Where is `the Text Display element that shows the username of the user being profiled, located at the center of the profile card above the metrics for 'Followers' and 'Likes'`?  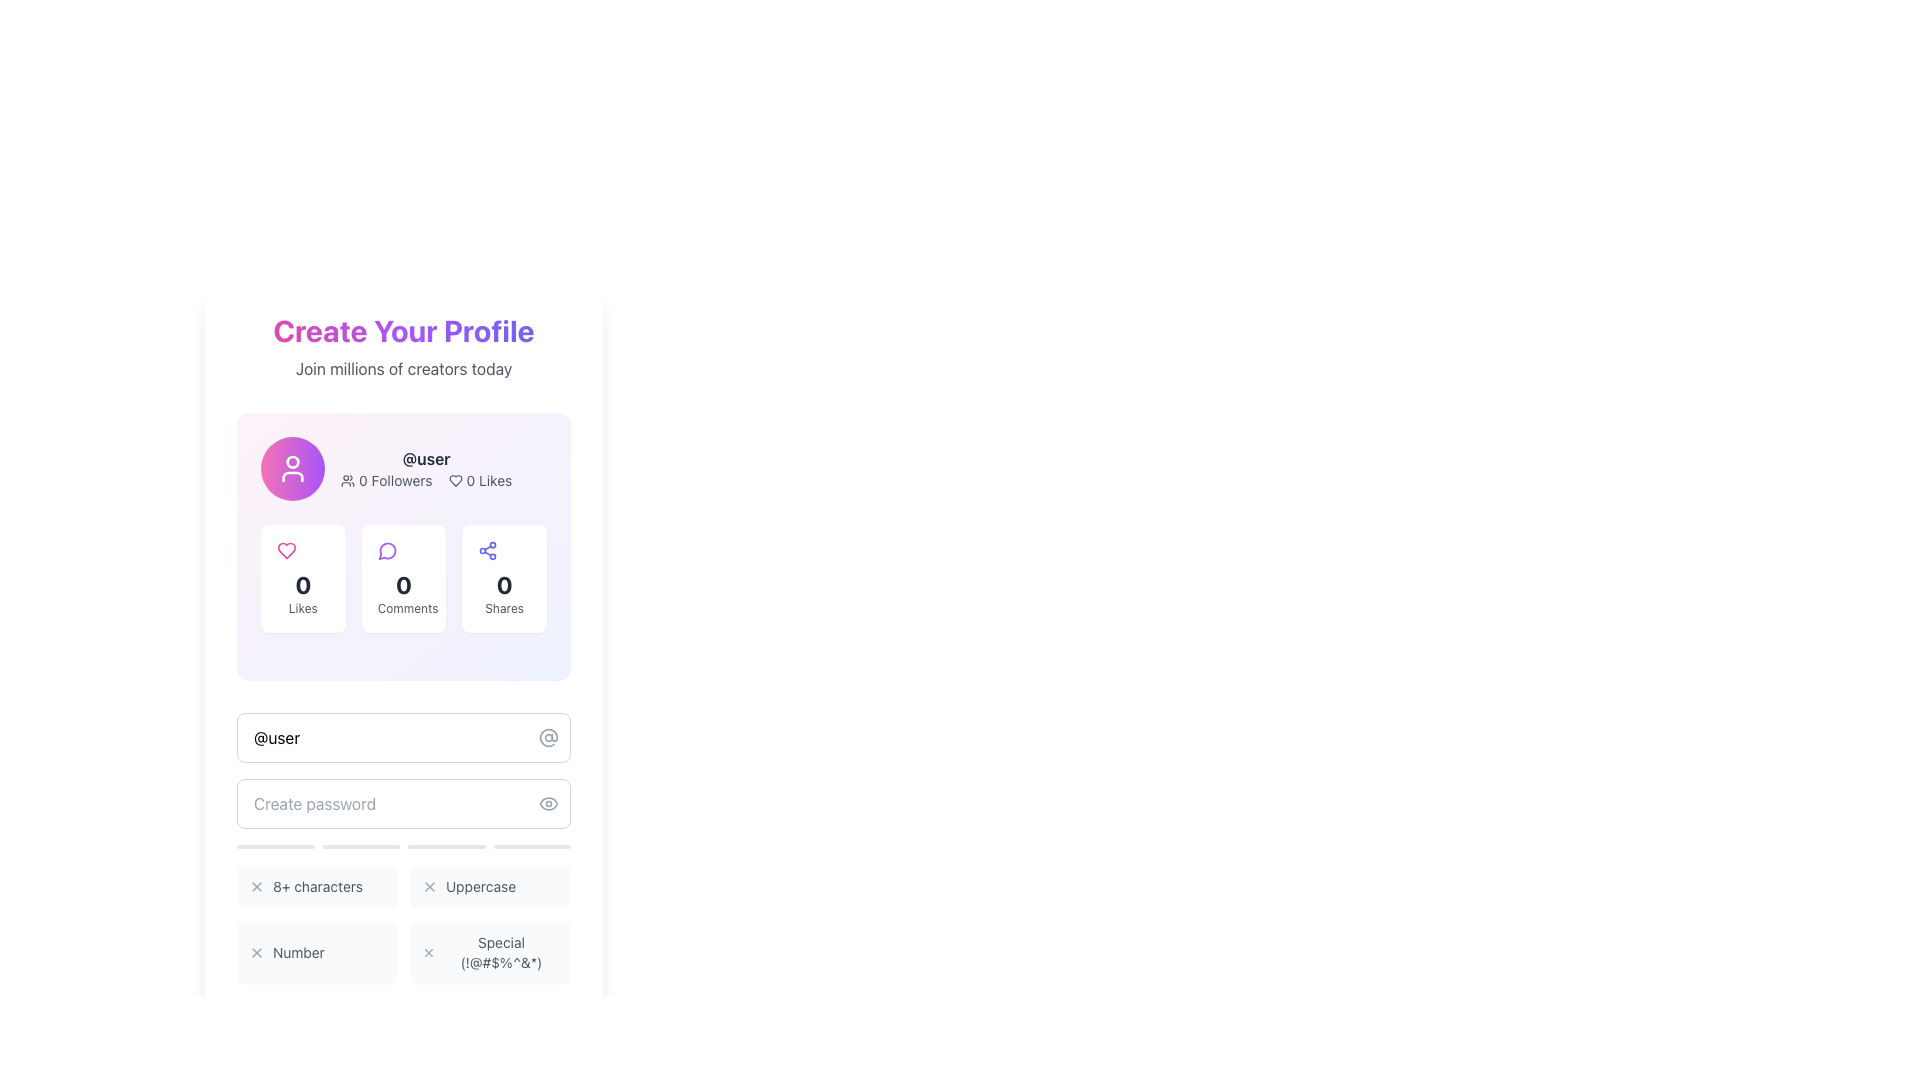
the Text Display element that shows the username of the user being profiled, located at the center of the profile card above the metrics for 'Followers' and 'Likes' is located at coordinates (425, 459).